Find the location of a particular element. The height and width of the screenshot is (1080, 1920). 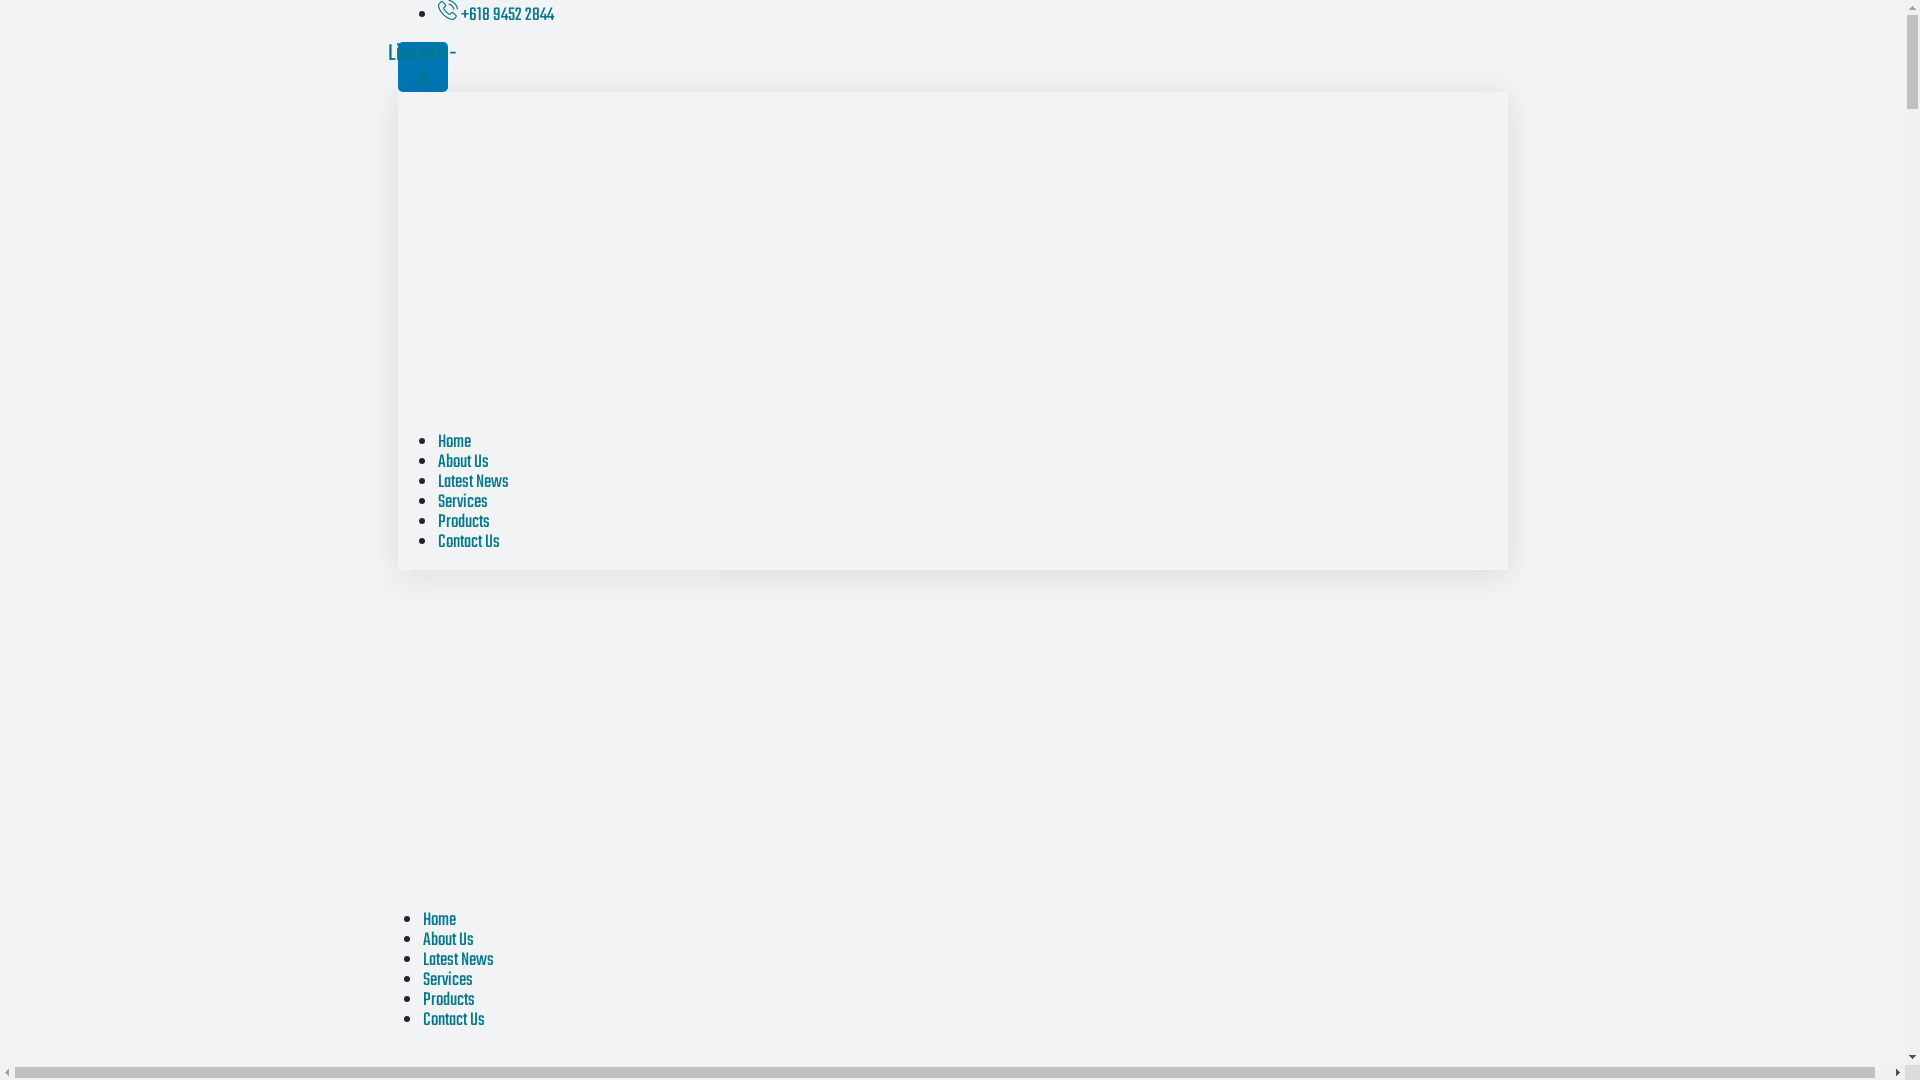

'Contact Us' is located at coordinates (451, 1020).